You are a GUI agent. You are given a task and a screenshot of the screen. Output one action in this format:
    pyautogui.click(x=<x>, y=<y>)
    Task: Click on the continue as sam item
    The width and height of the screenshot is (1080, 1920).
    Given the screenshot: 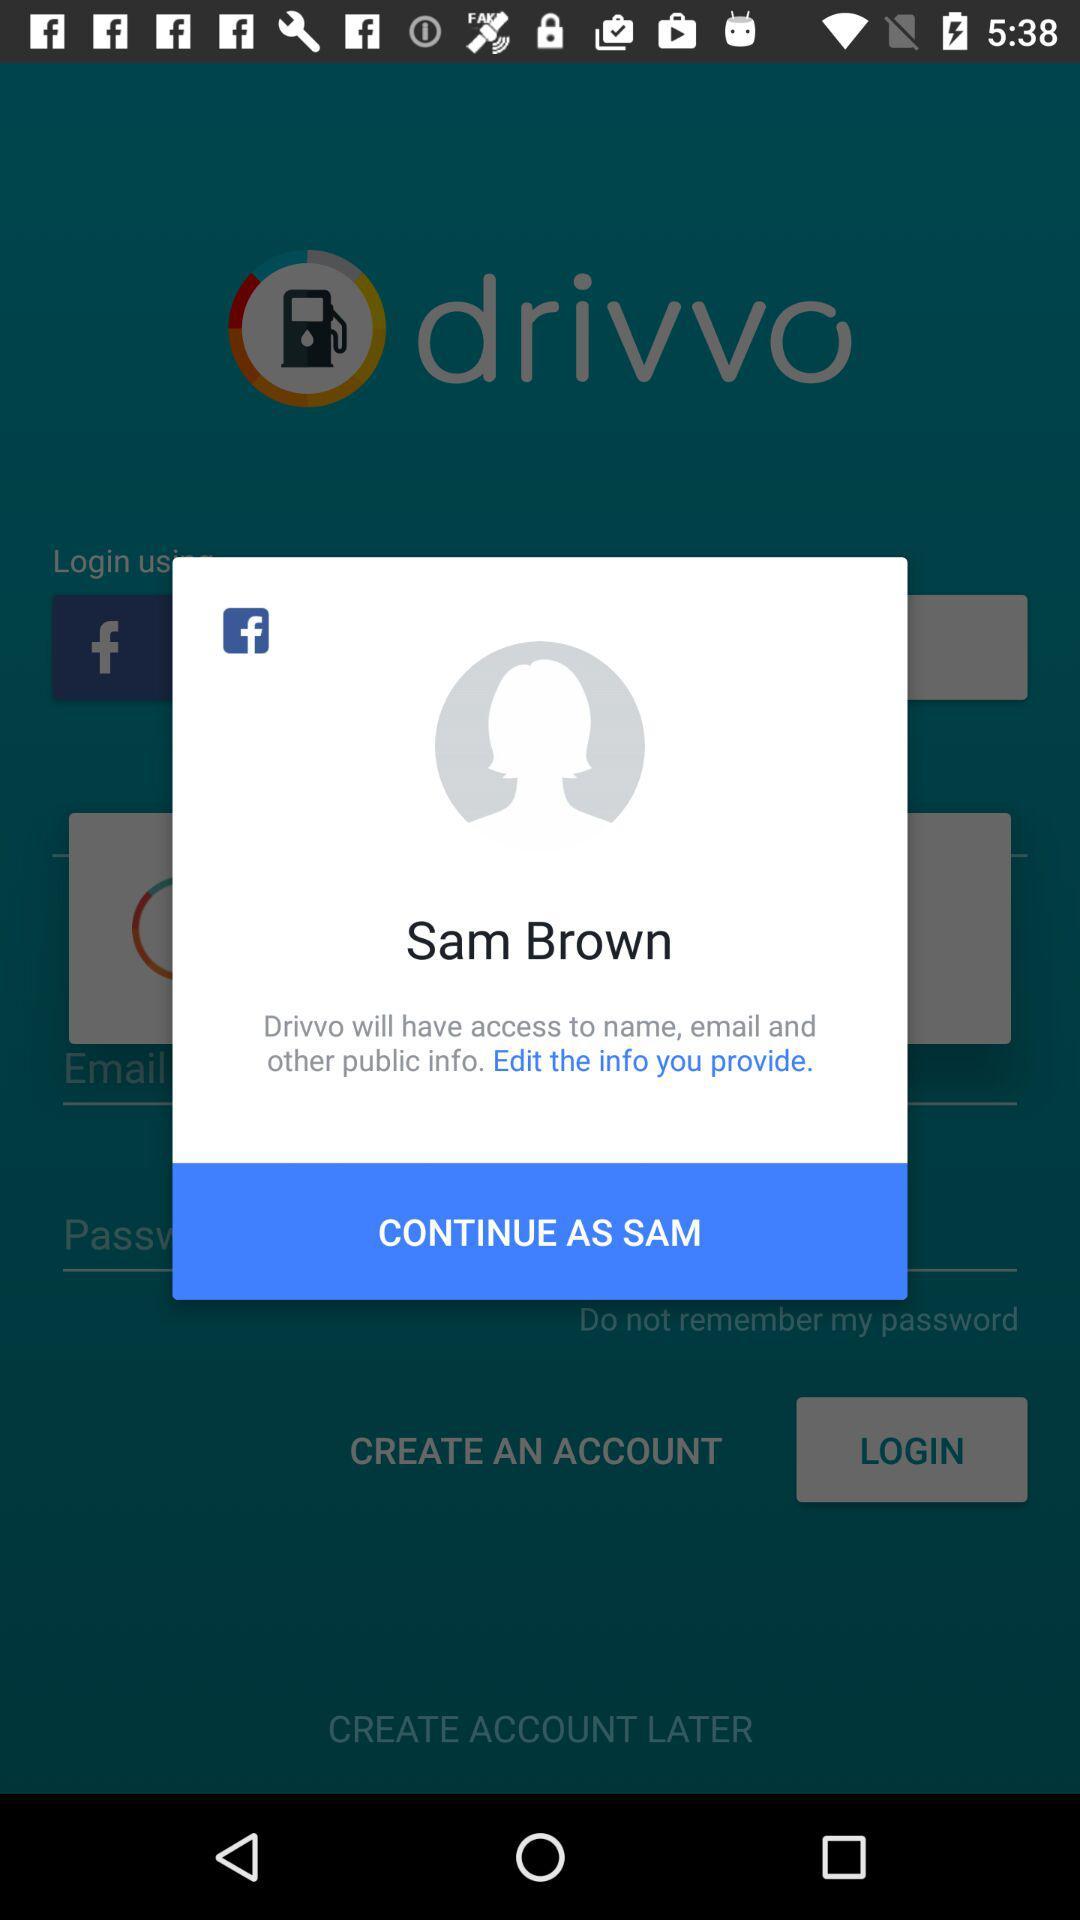 What is the action you would take?
    pyautogui.click(x=540, y=1230)
    